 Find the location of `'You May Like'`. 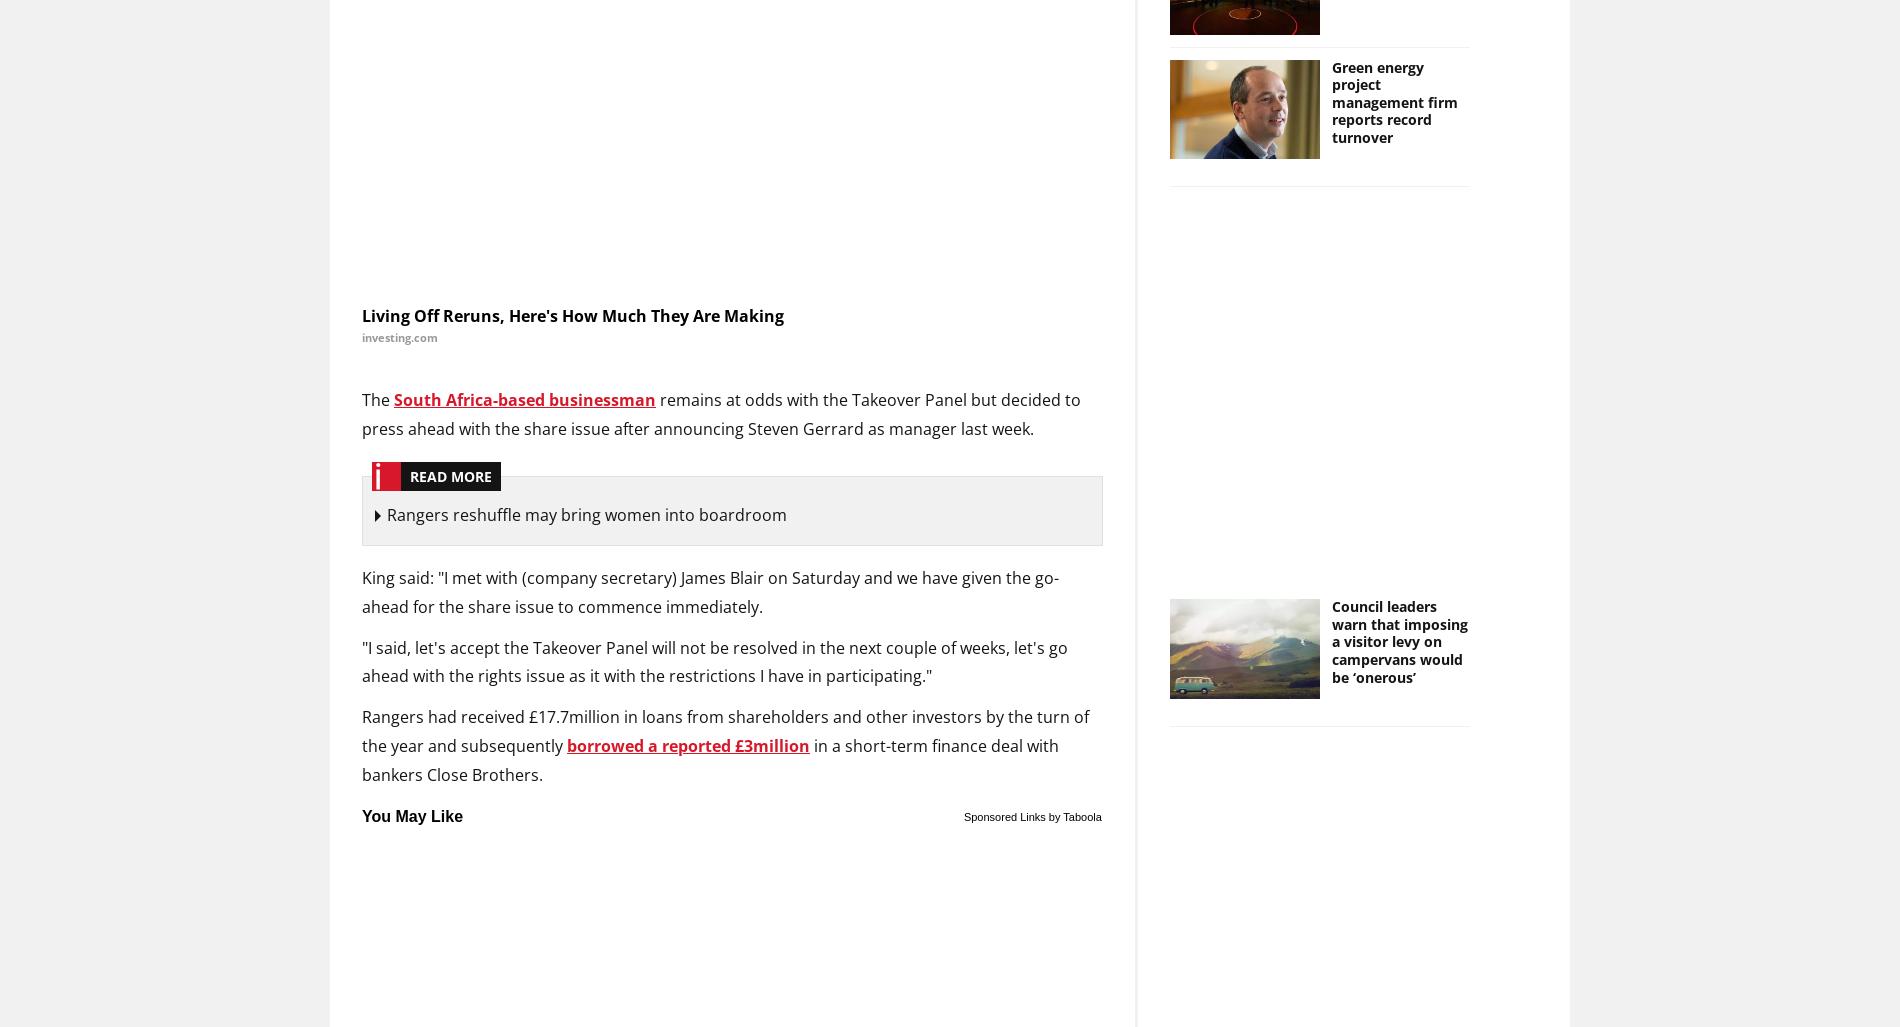

'You May Like' is located at coordinates (411, 815).